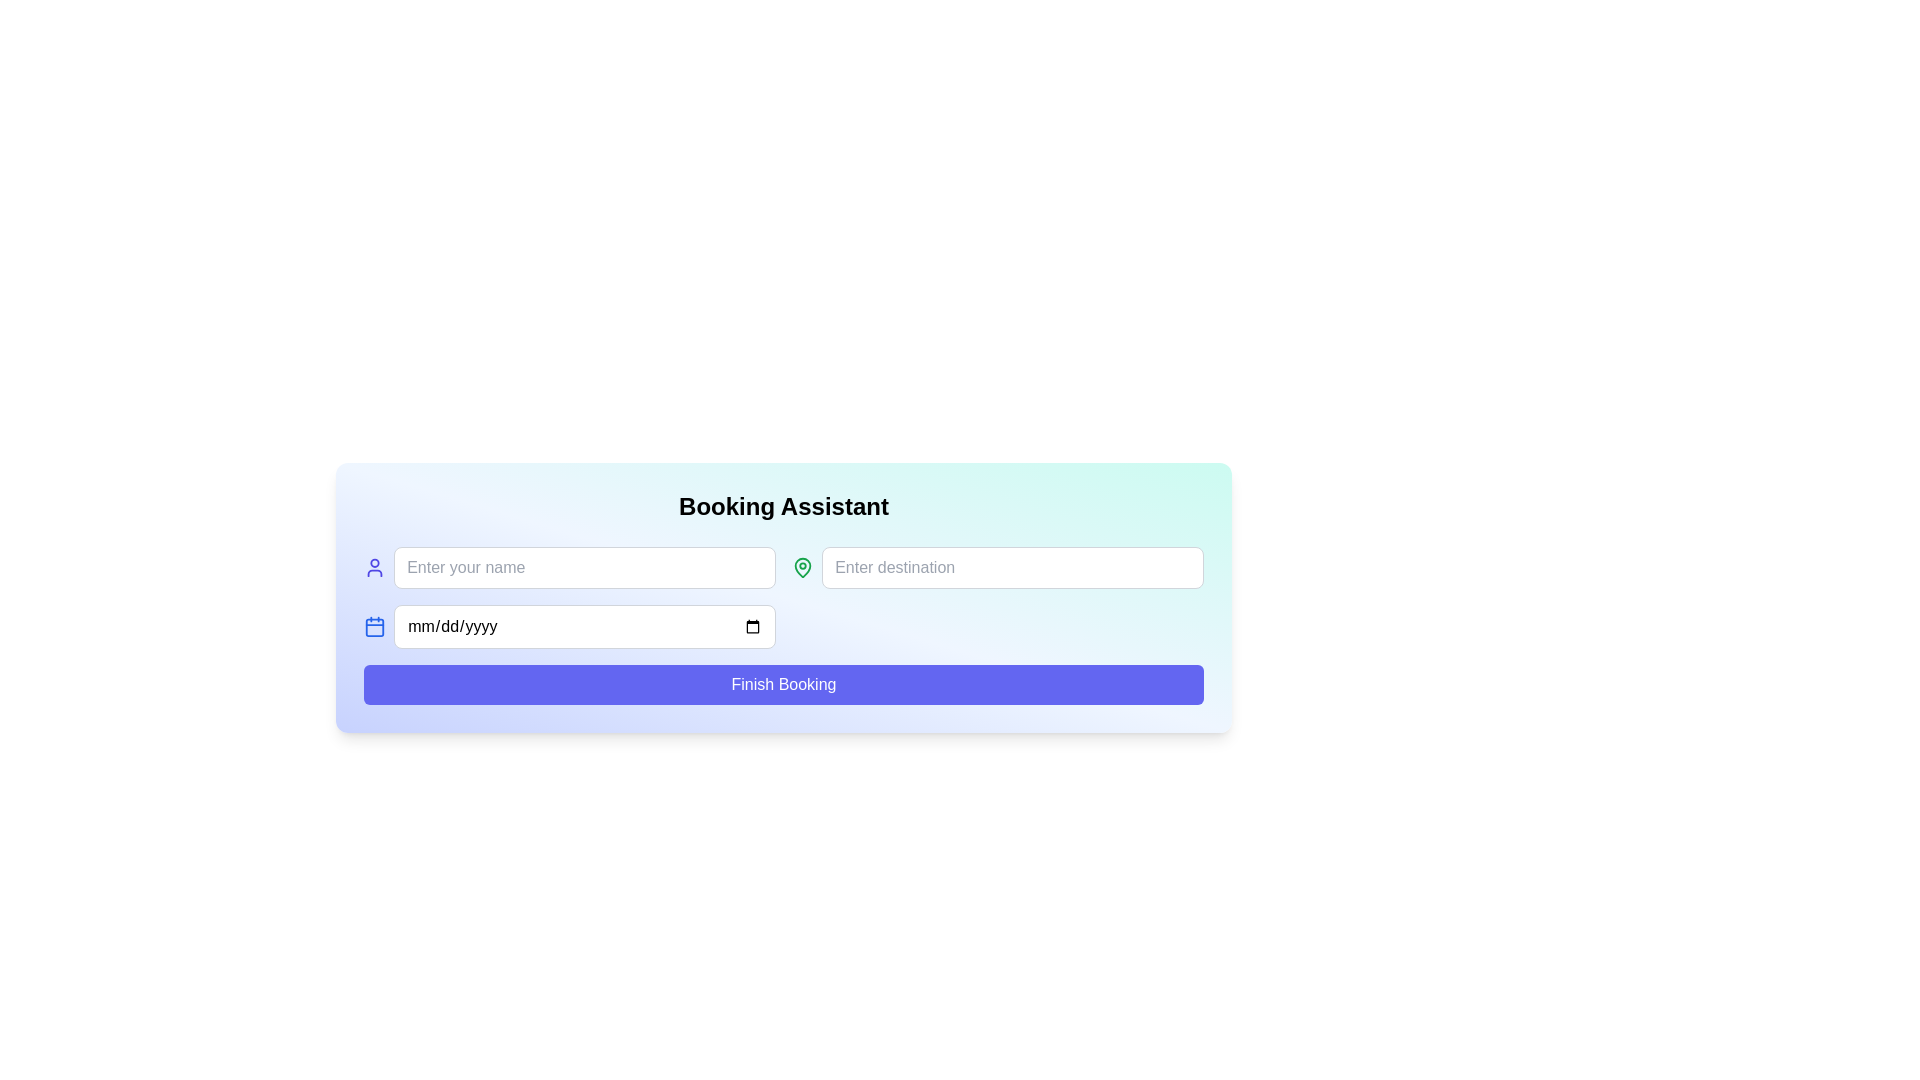 The width and height of the screenshot is (1920, 1080). I want to click on the 'Finish Booking' button with a purple background located at the bottom of the 'Booking Assistant' form to trigger the hover effect that changes its background color to a darker purple, so click(782, 684).